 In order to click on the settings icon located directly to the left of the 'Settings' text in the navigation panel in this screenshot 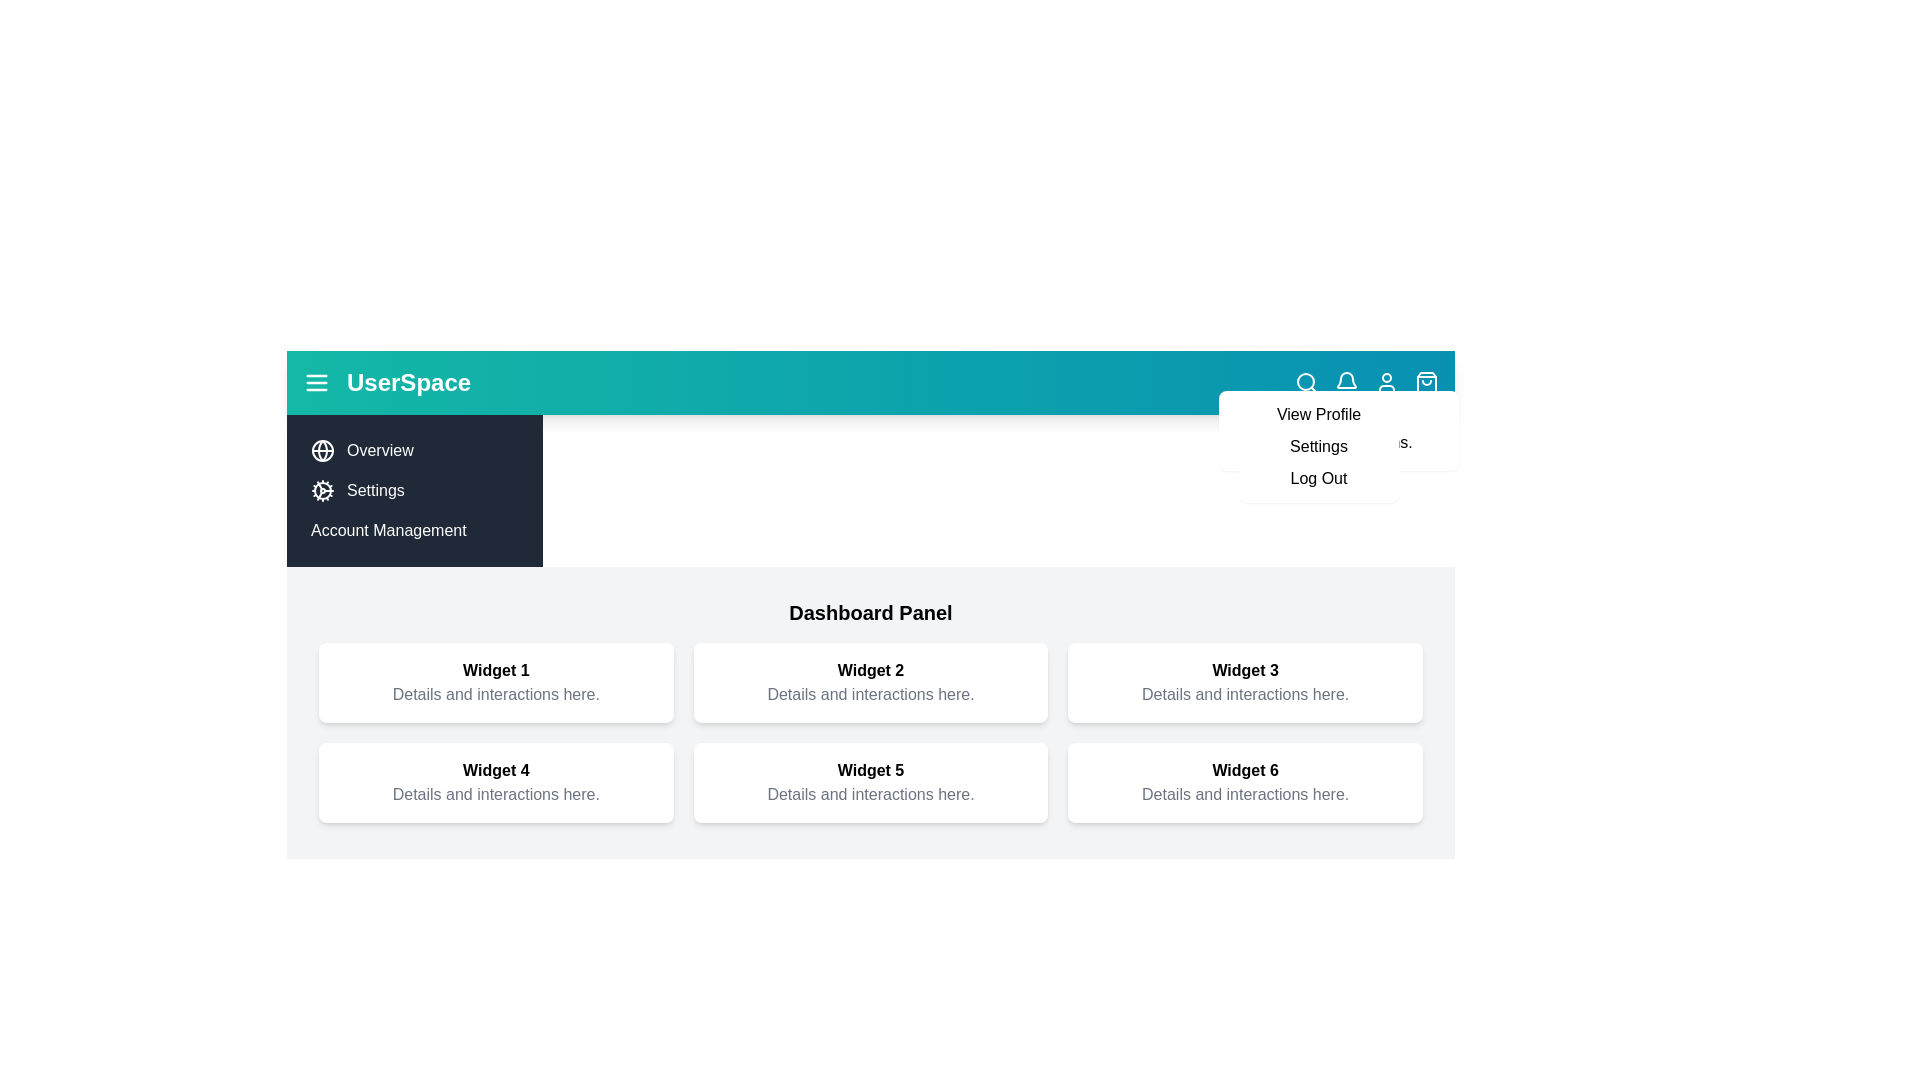, I will do `click(322, 490)`.